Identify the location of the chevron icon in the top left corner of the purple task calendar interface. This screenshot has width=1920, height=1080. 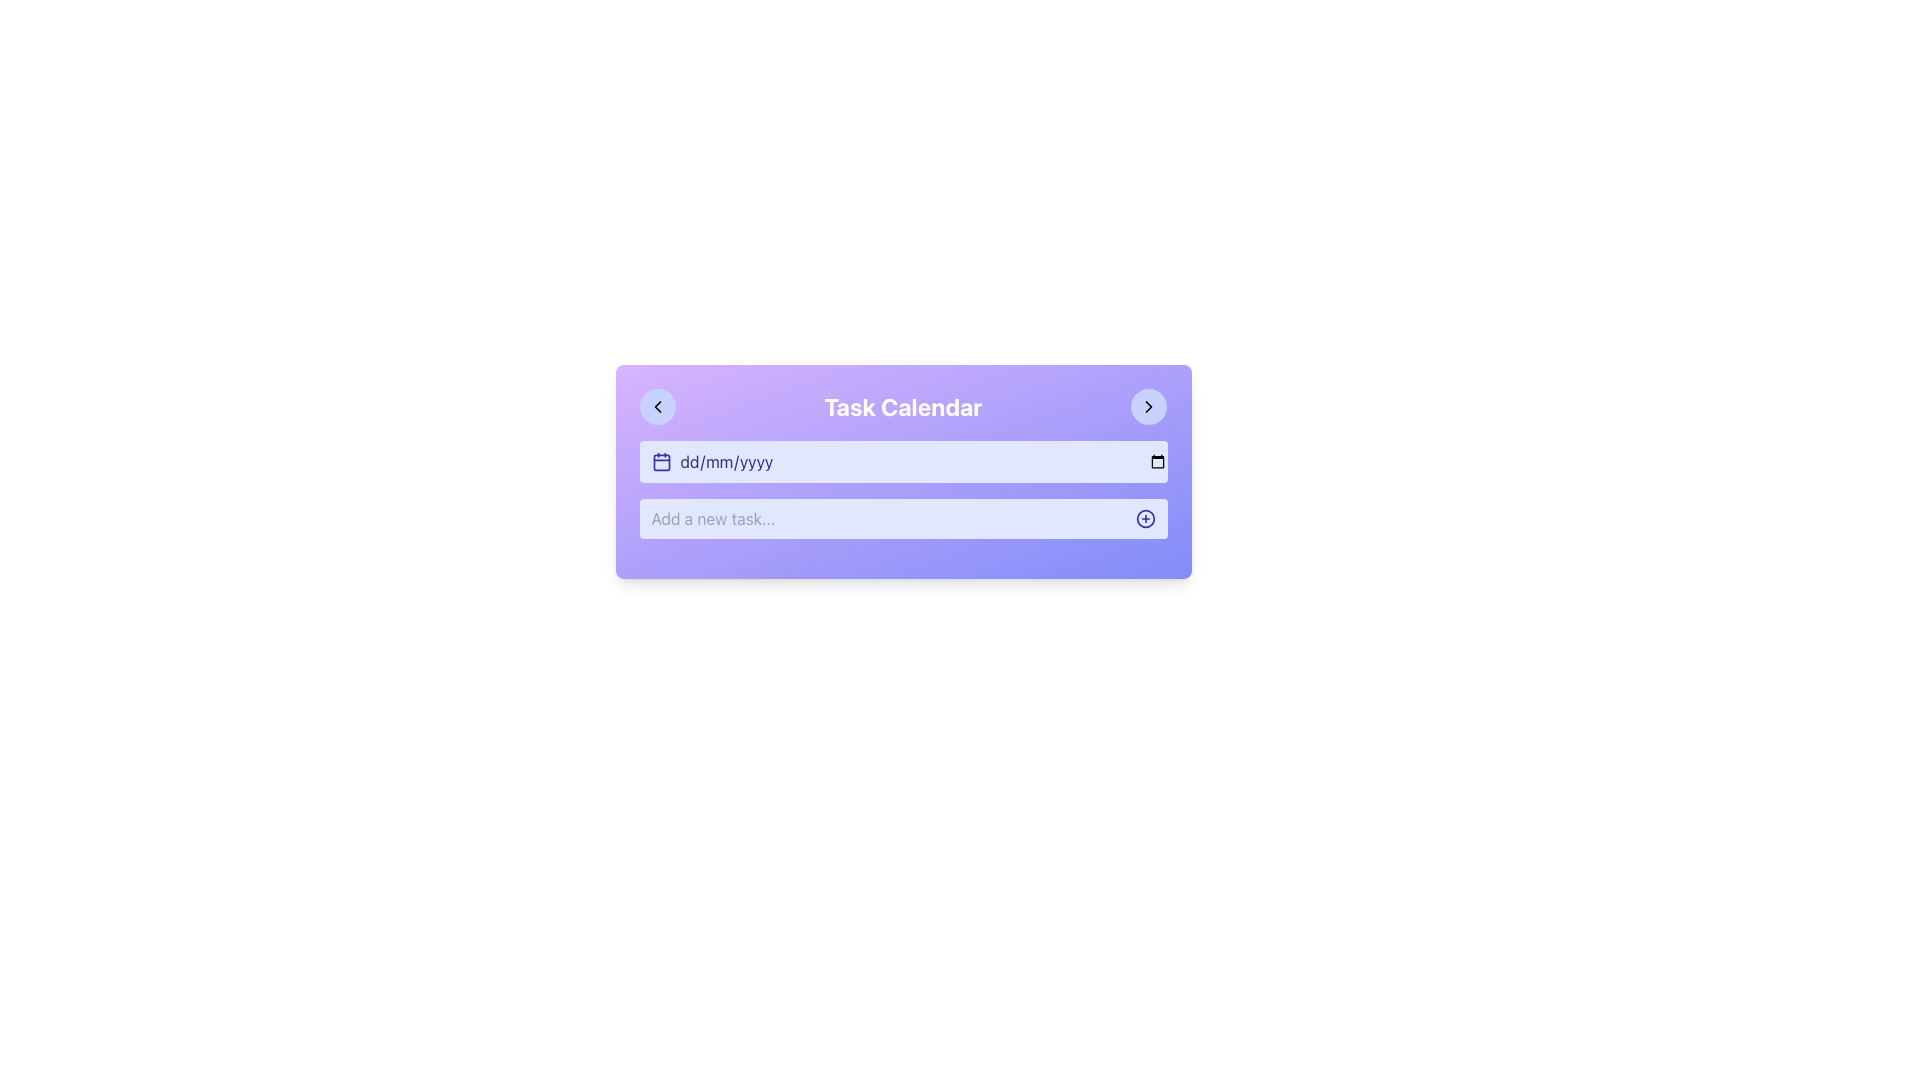
(657, 406).